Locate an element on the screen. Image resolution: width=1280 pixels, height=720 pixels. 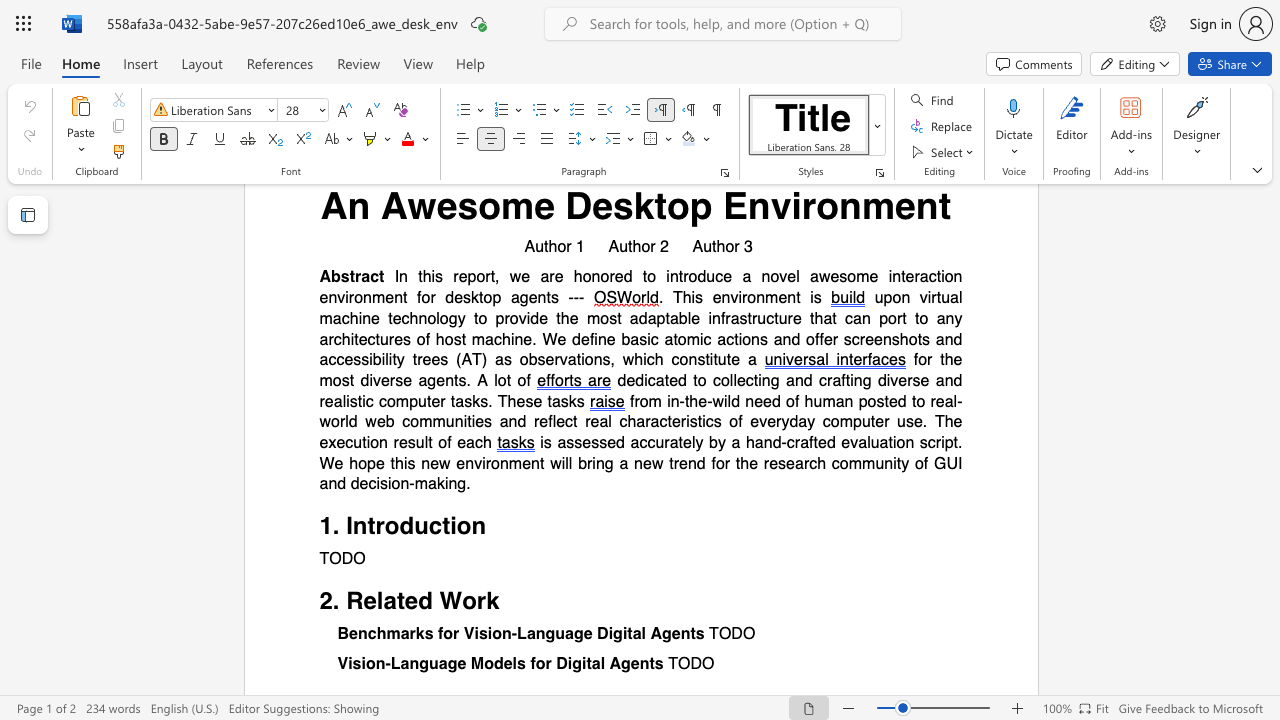
the subset text "-Language Digital Agents" within the text "Benchmarks for Vision-Language Digital Agents" is located at coordinates (511, 634).